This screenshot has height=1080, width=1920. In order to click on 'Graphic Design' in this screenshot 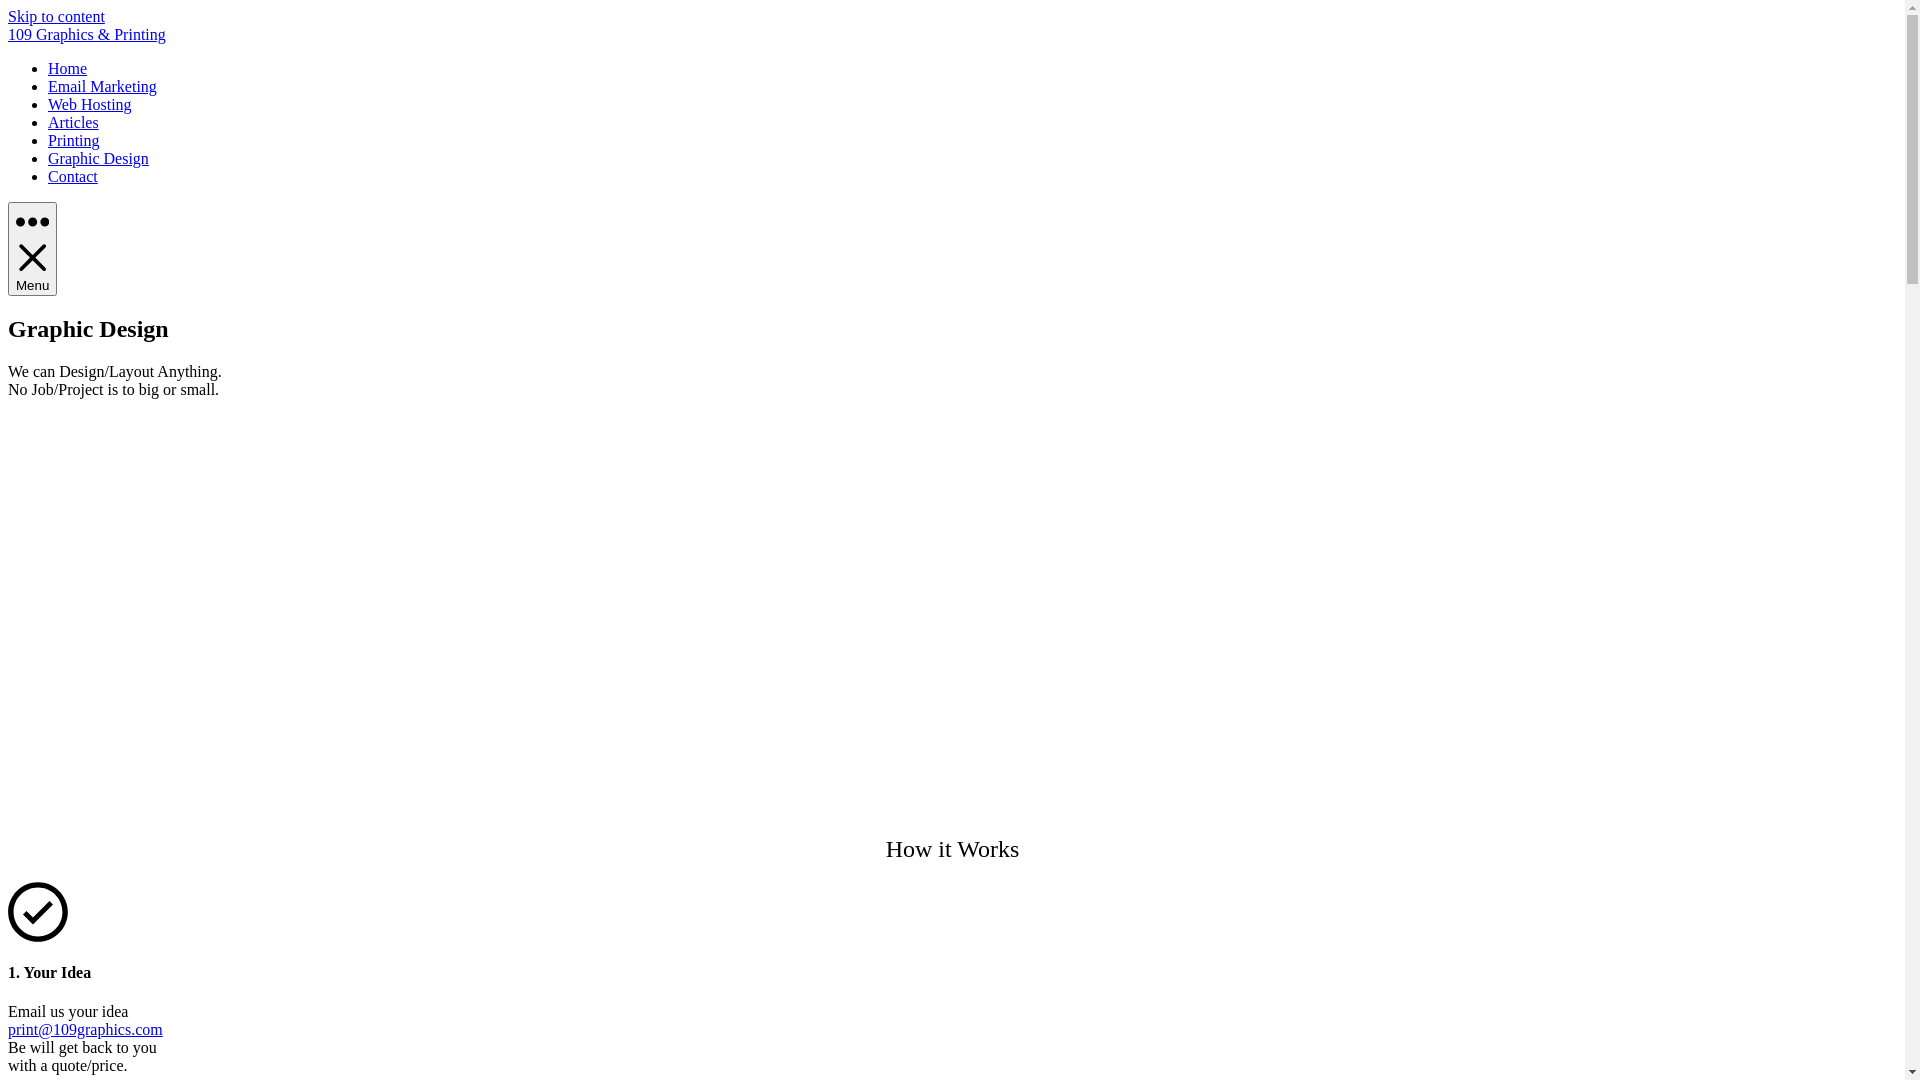, I will do `click(97, 157)`.